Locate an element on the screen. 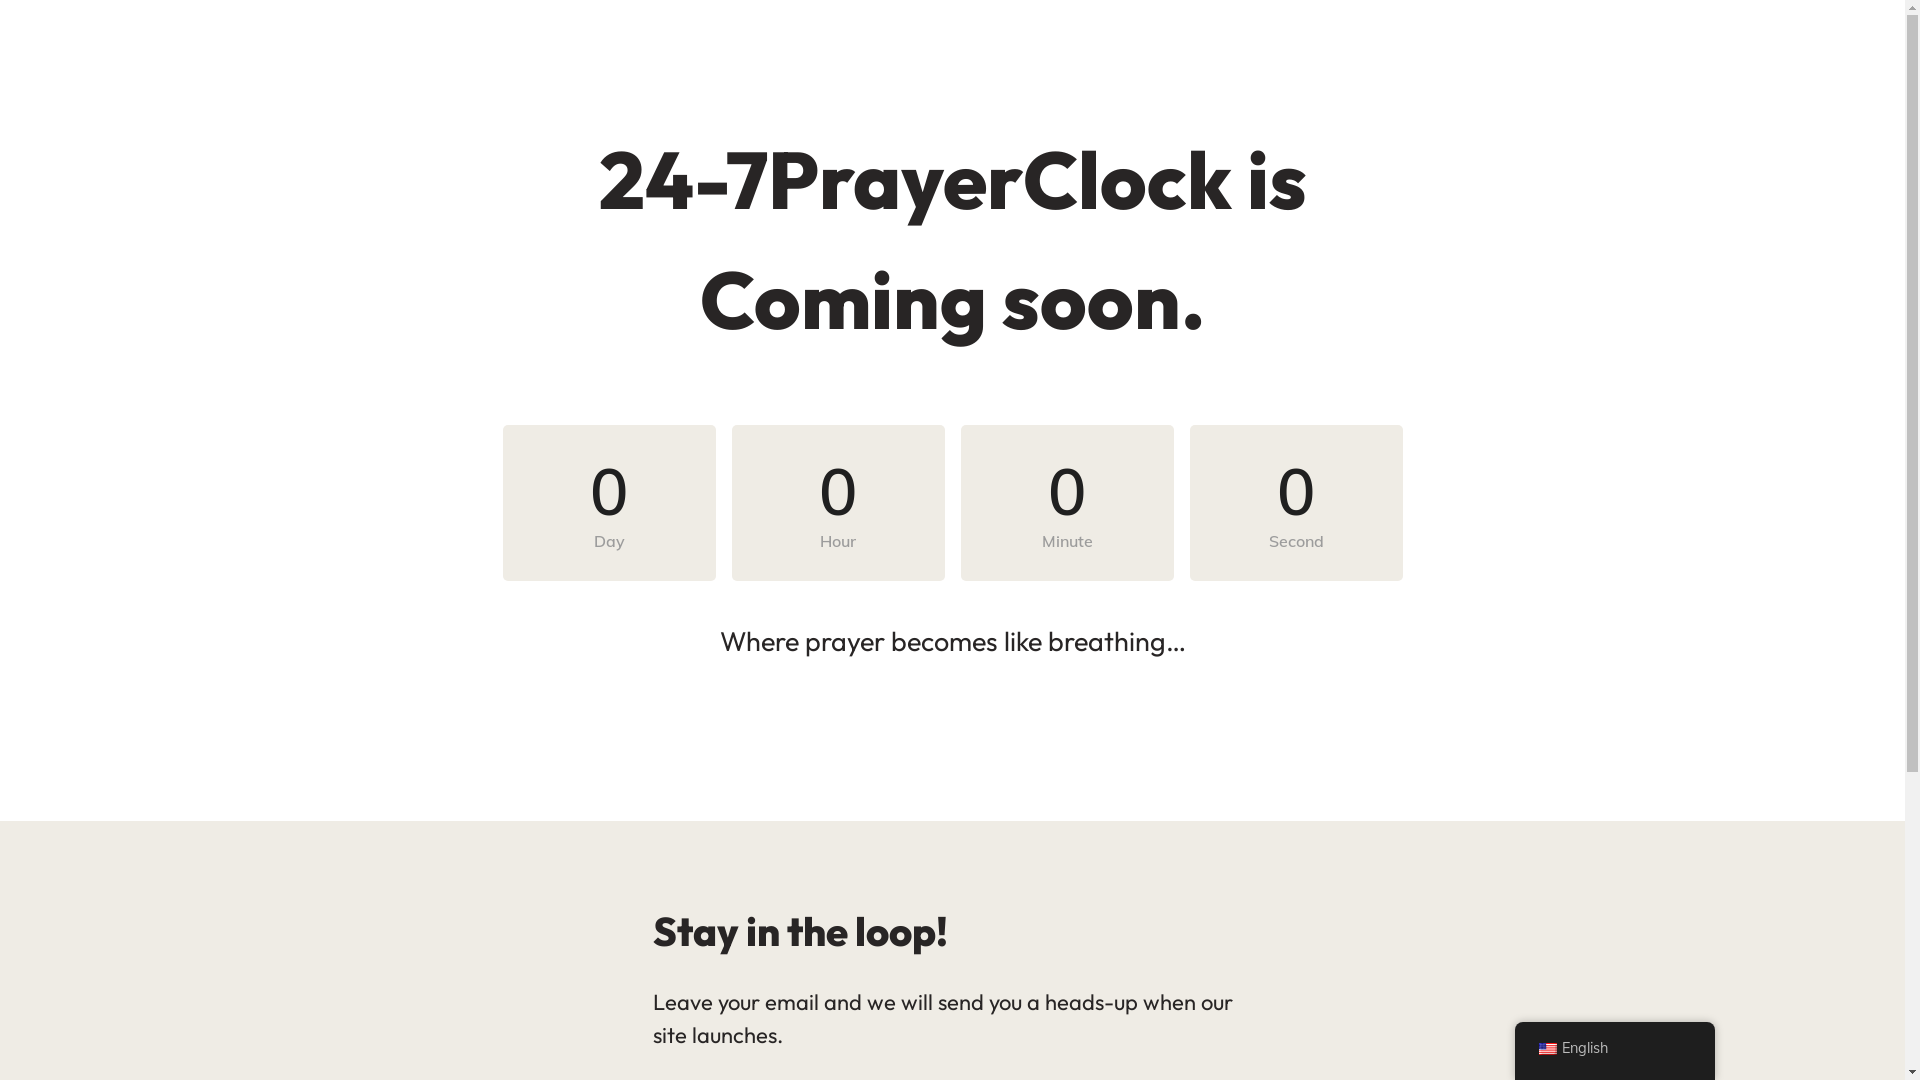 This screenshot has width=1920, height=1080. 'English' is located at coordinates (1545, 1048).